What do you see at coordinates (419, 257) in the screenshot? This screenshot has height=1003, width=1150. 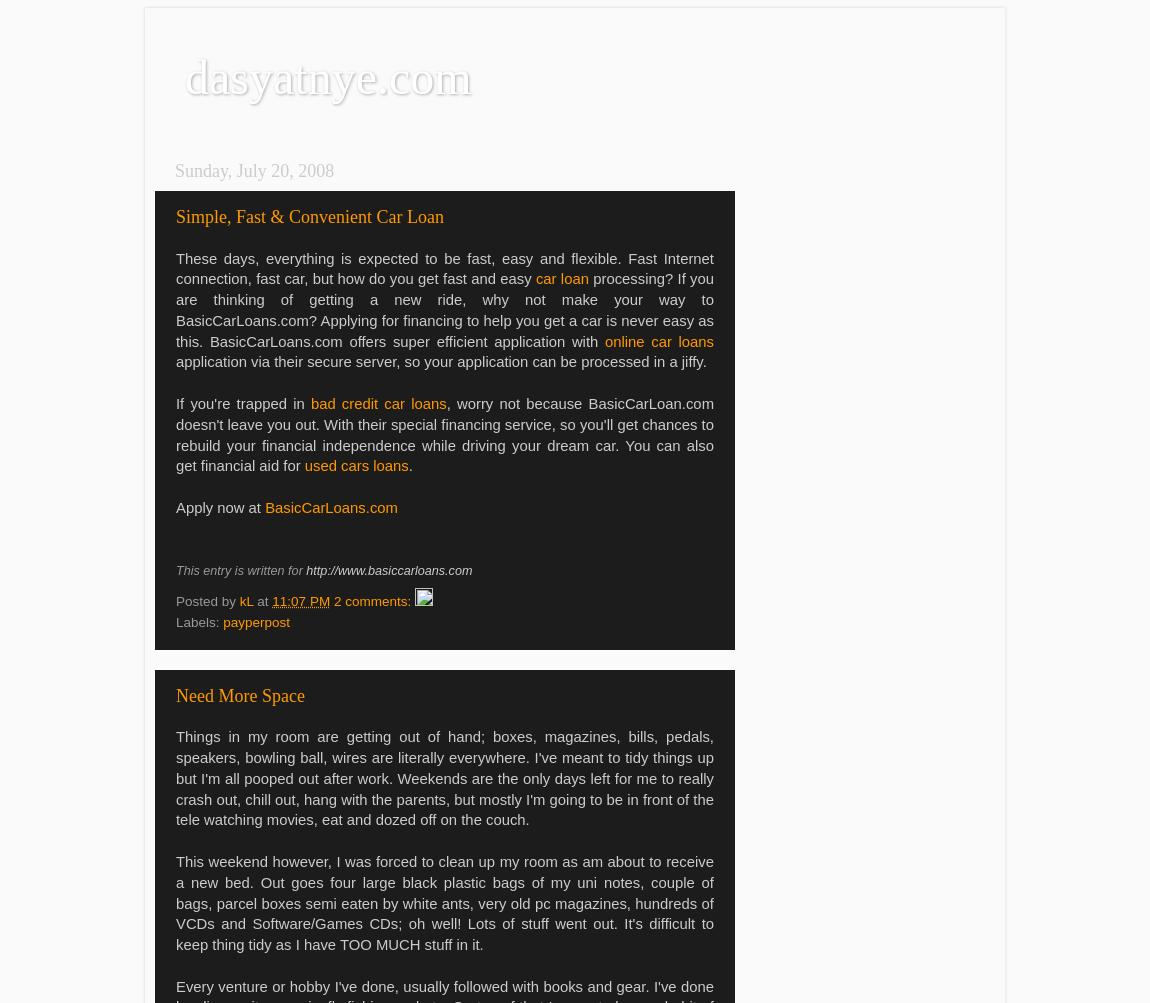 I see `'These days, everything is expected to be fast, easy and flexible. Fast'` at bounding box center [419, 257].